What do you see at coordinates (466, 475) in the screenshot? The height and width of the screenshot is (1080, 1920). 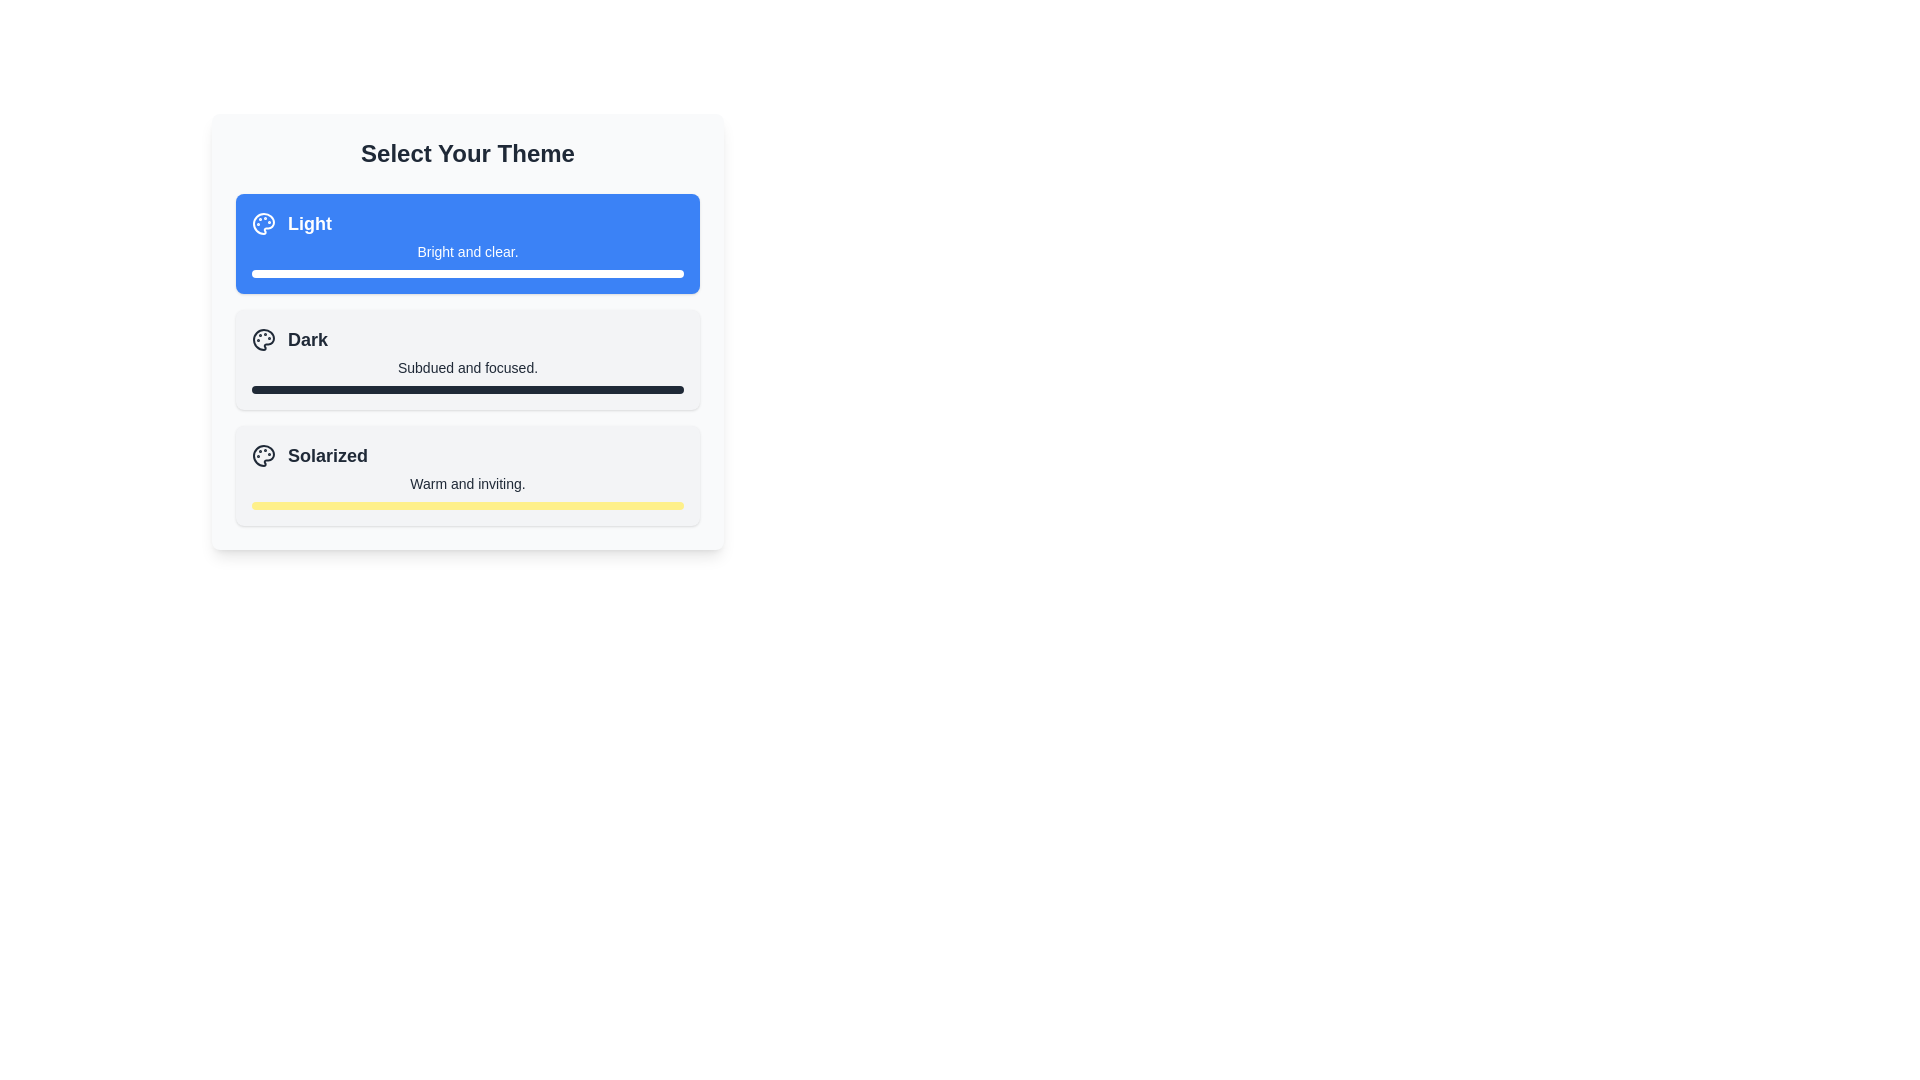 I see `the 'Solarized' theme selectable card` at bounding box center [466, 475].